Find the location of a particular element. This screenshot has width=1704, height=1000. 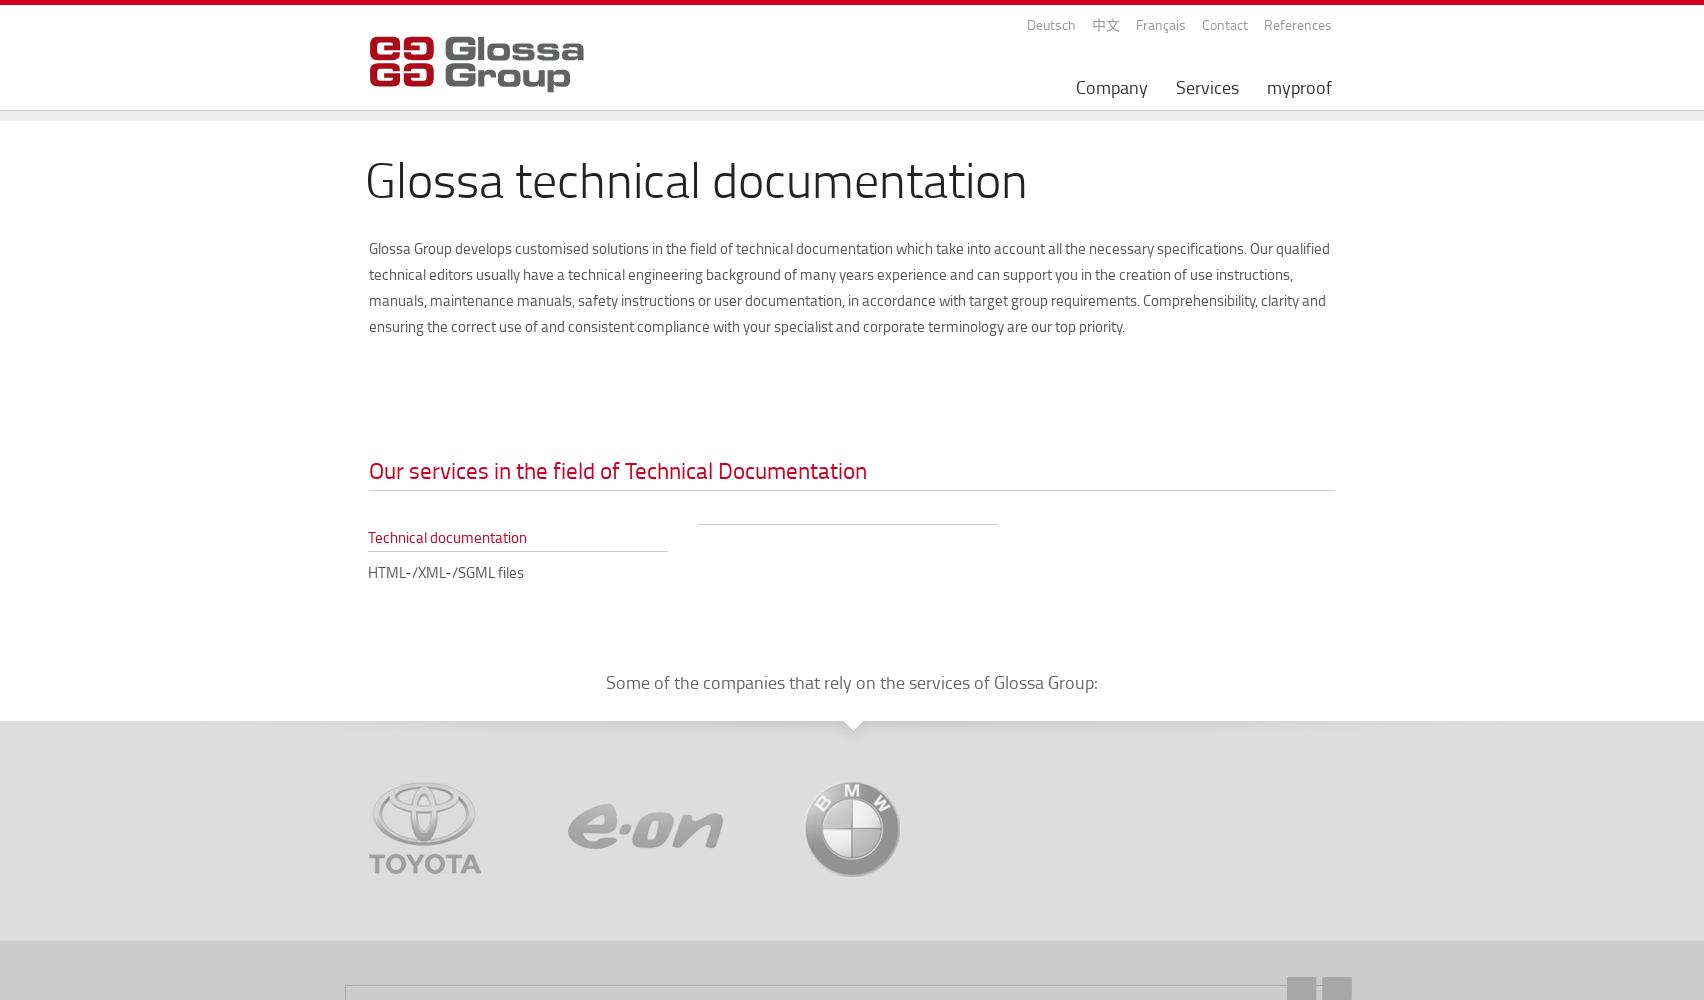

'References' is located at coordinates (1297, 24).